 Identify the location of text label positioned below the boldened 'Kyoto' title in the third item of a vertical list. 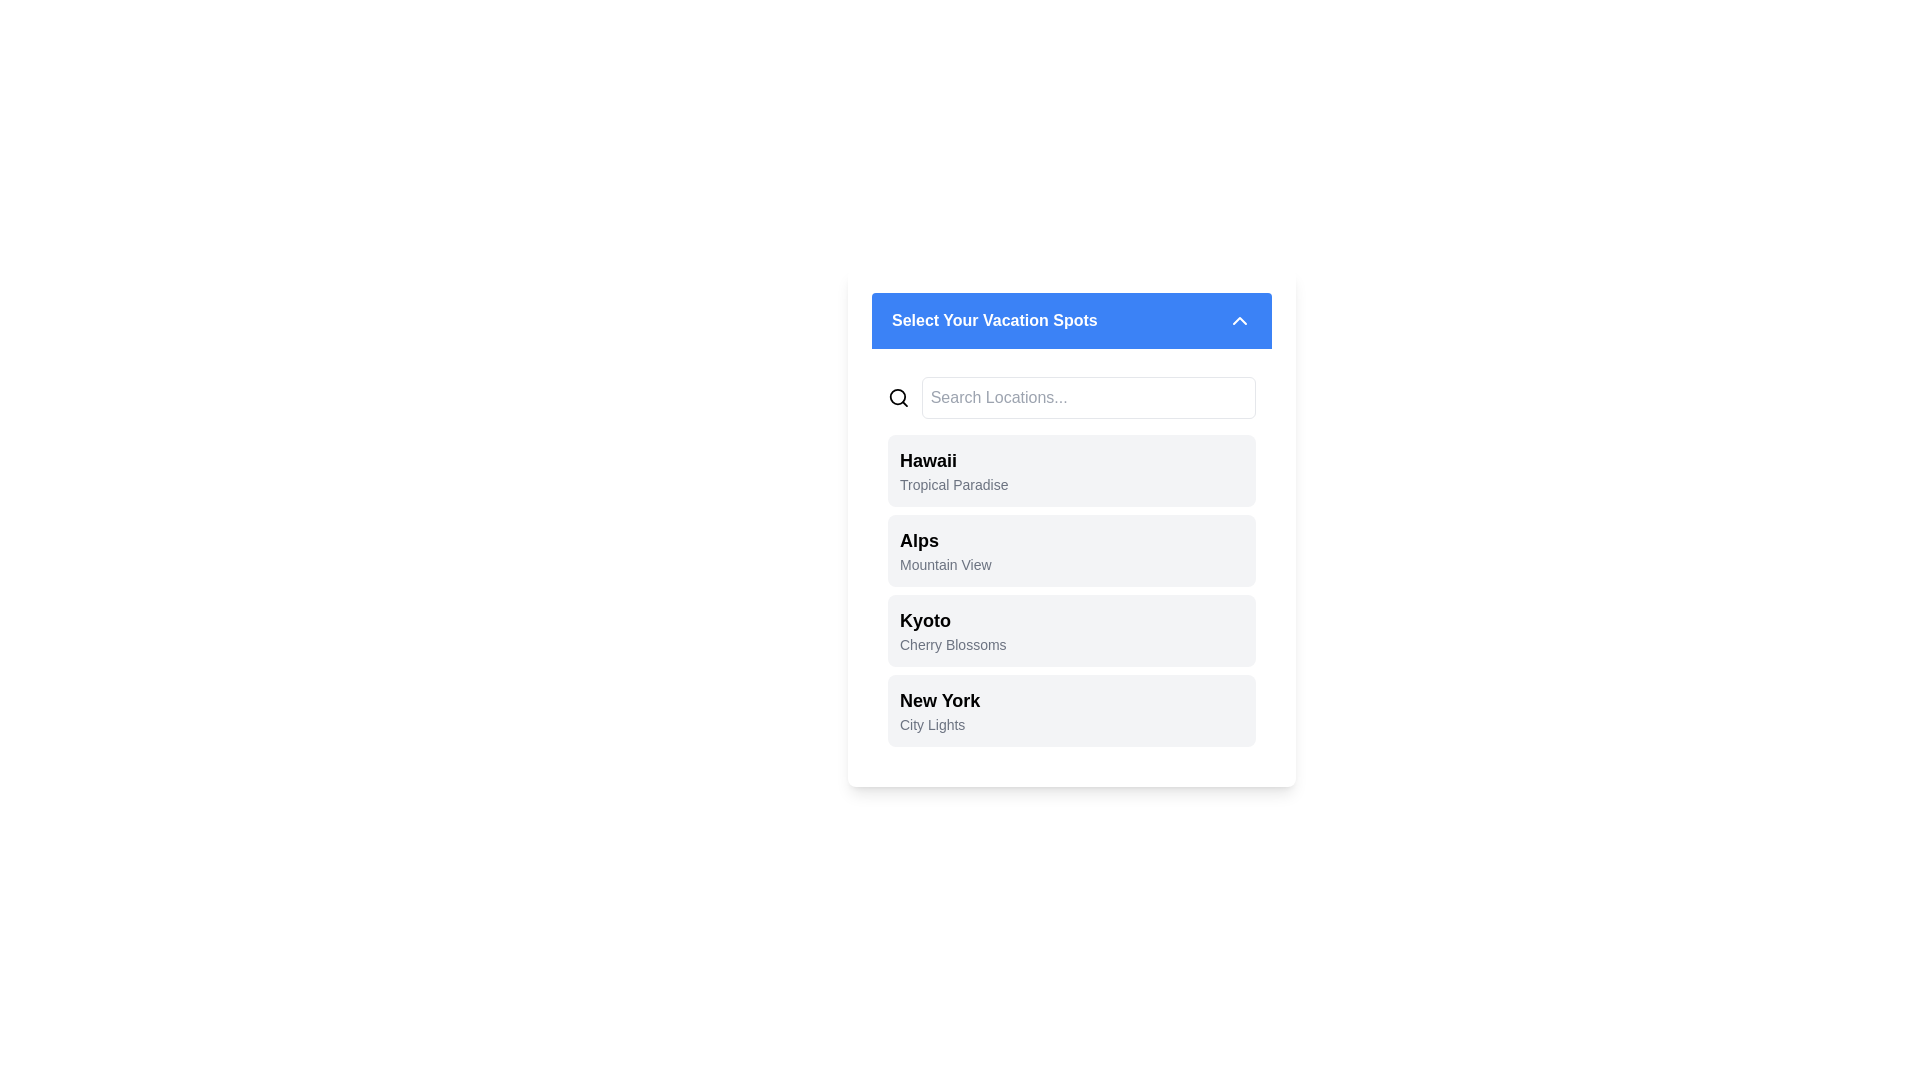
(952, 644).